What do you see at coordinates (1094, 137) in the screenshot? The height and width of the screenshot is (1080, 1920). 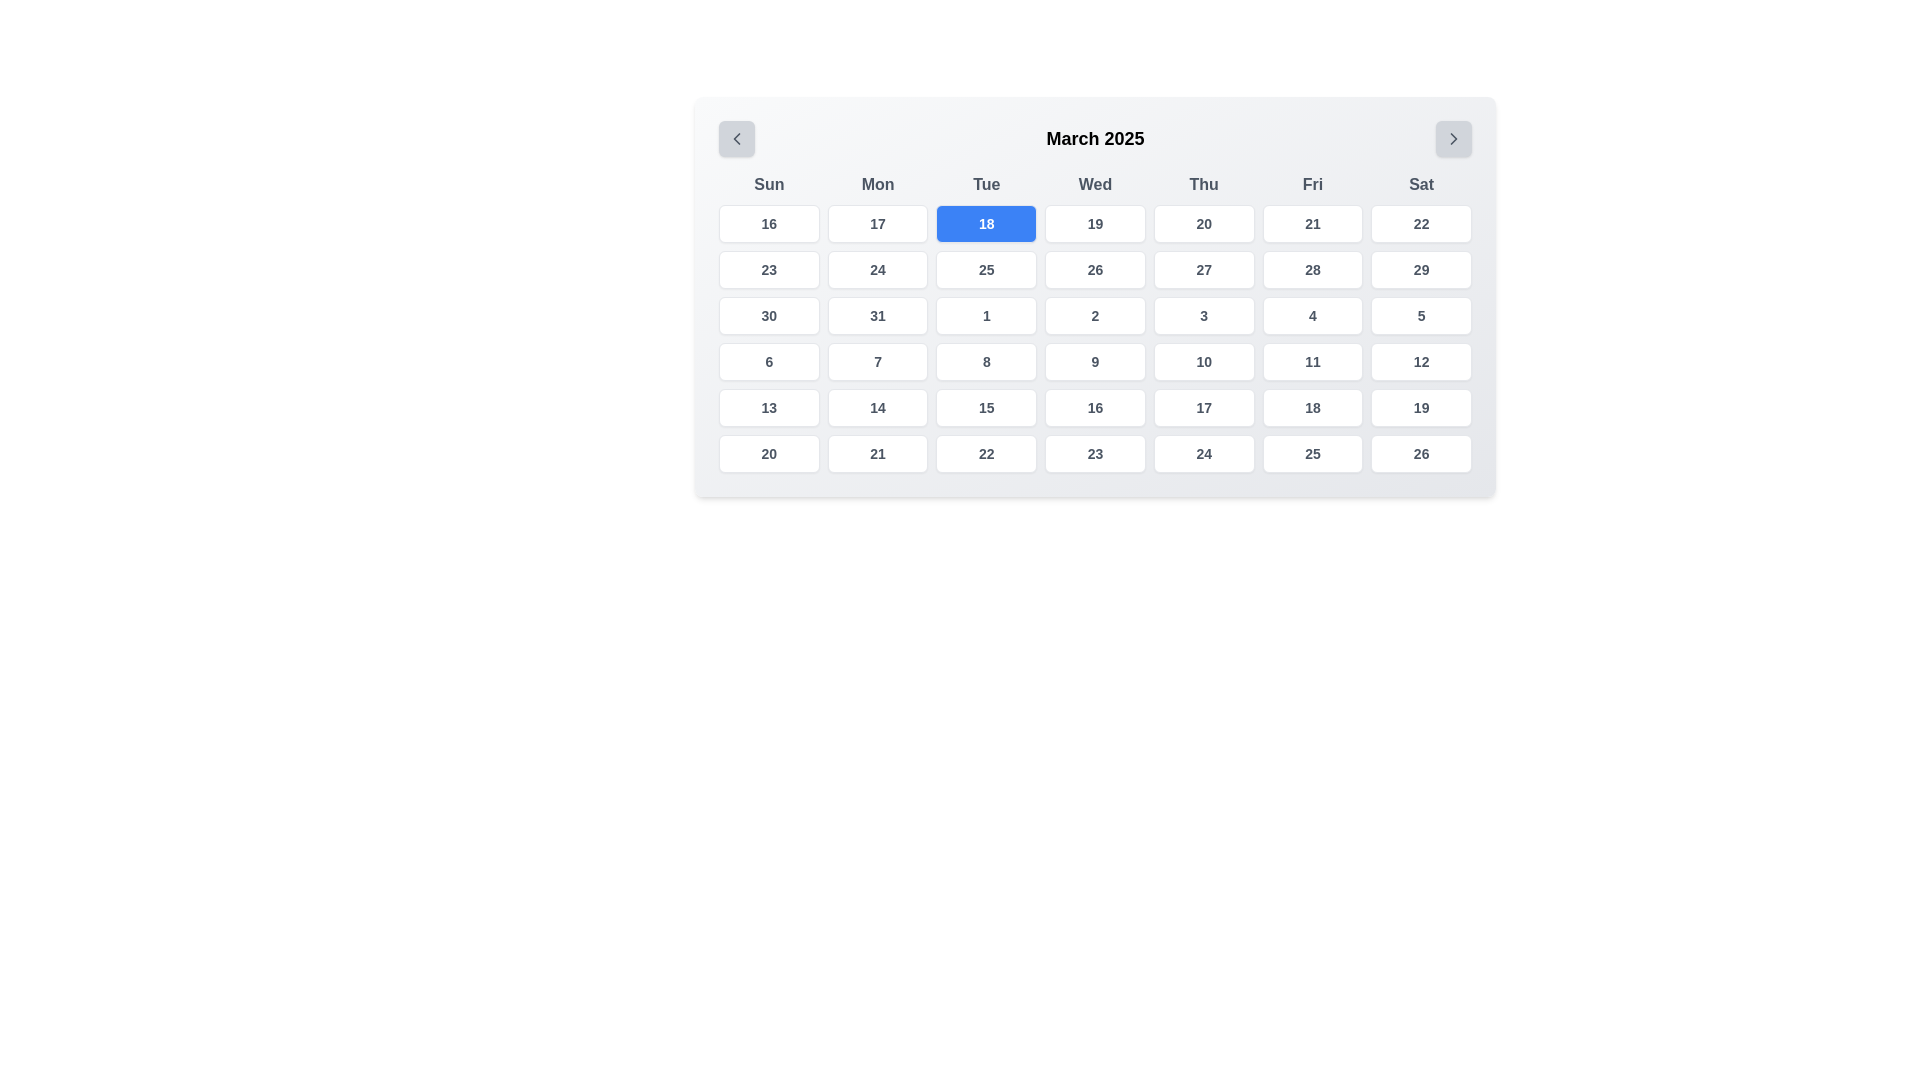 I see `the text label that indicates the currently displayed month and year in the calendar, located centrally between the previous and next navigation arrows` at bounding box center [1094, 137].